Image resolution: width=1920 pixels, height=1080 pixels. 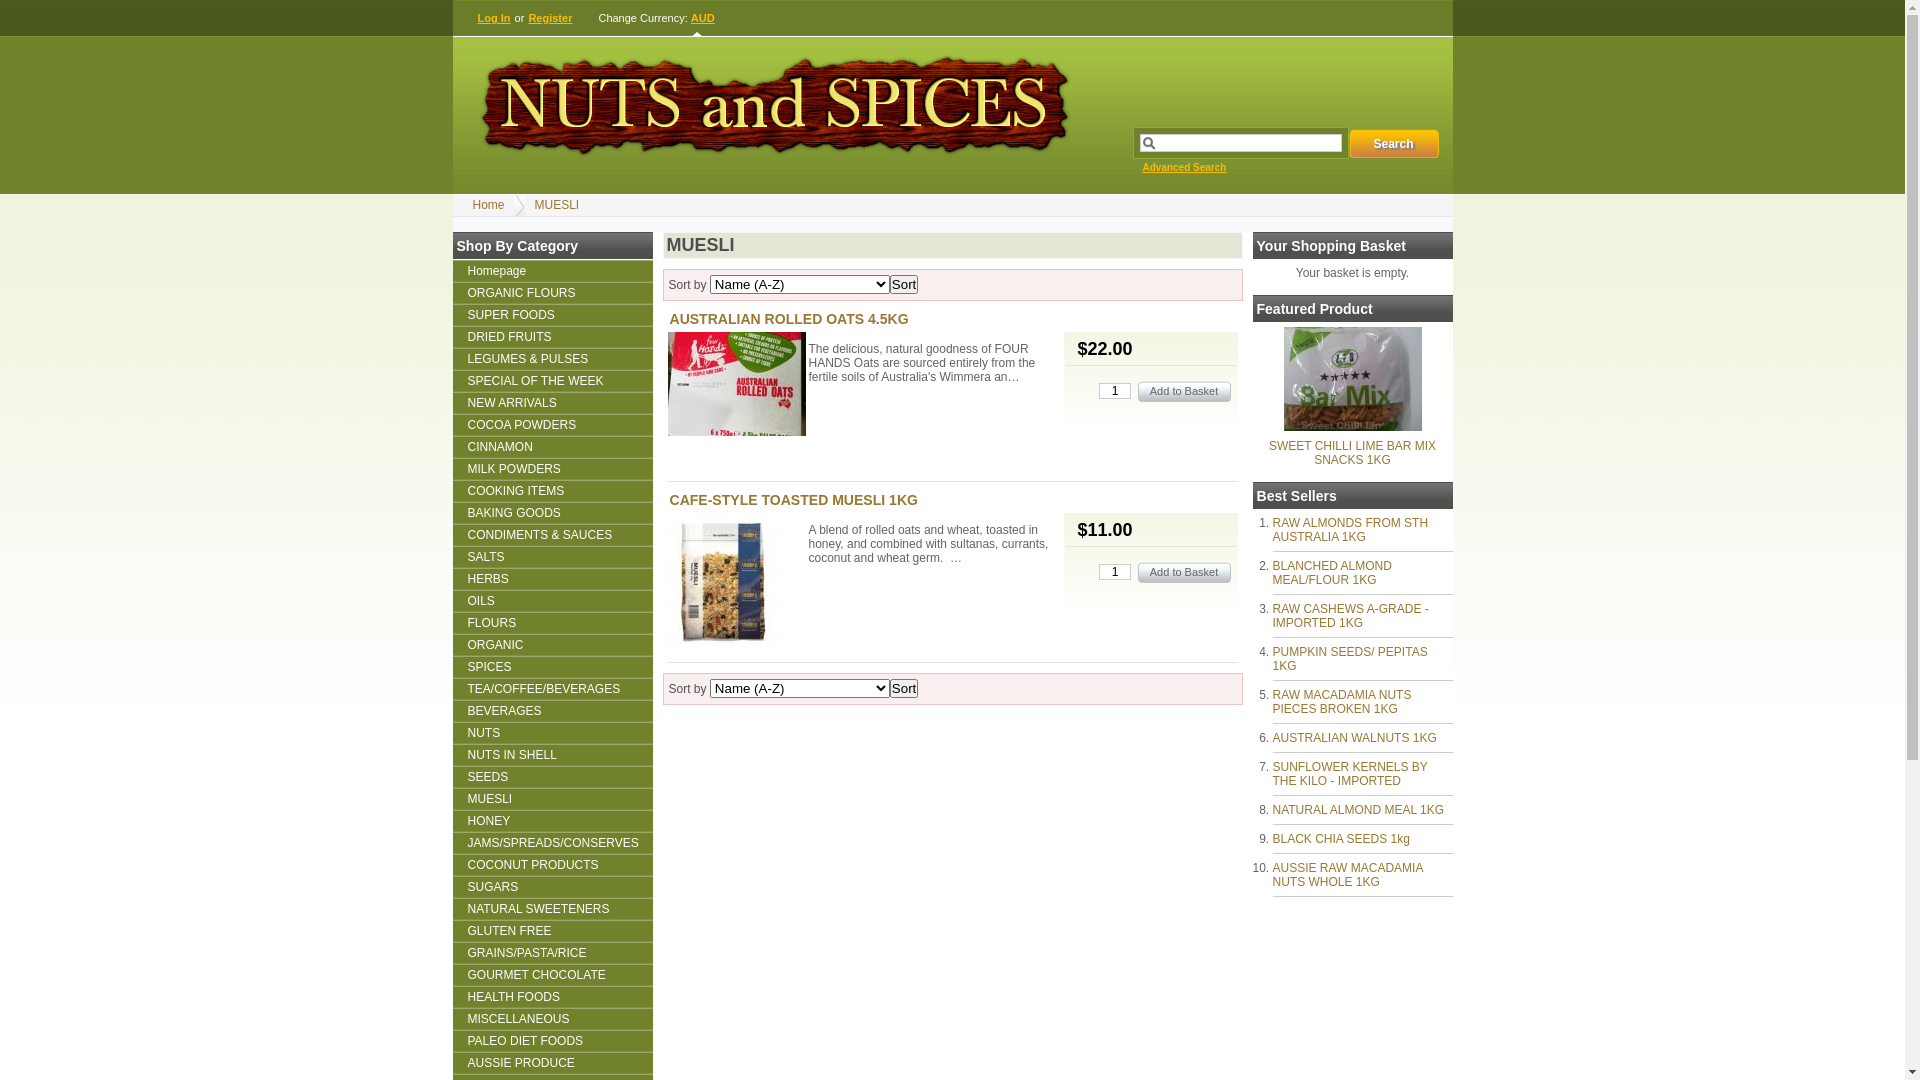 I want to click on 'NATURAL ALMOND MEAL 1KG', so click(x=1358, y=810).